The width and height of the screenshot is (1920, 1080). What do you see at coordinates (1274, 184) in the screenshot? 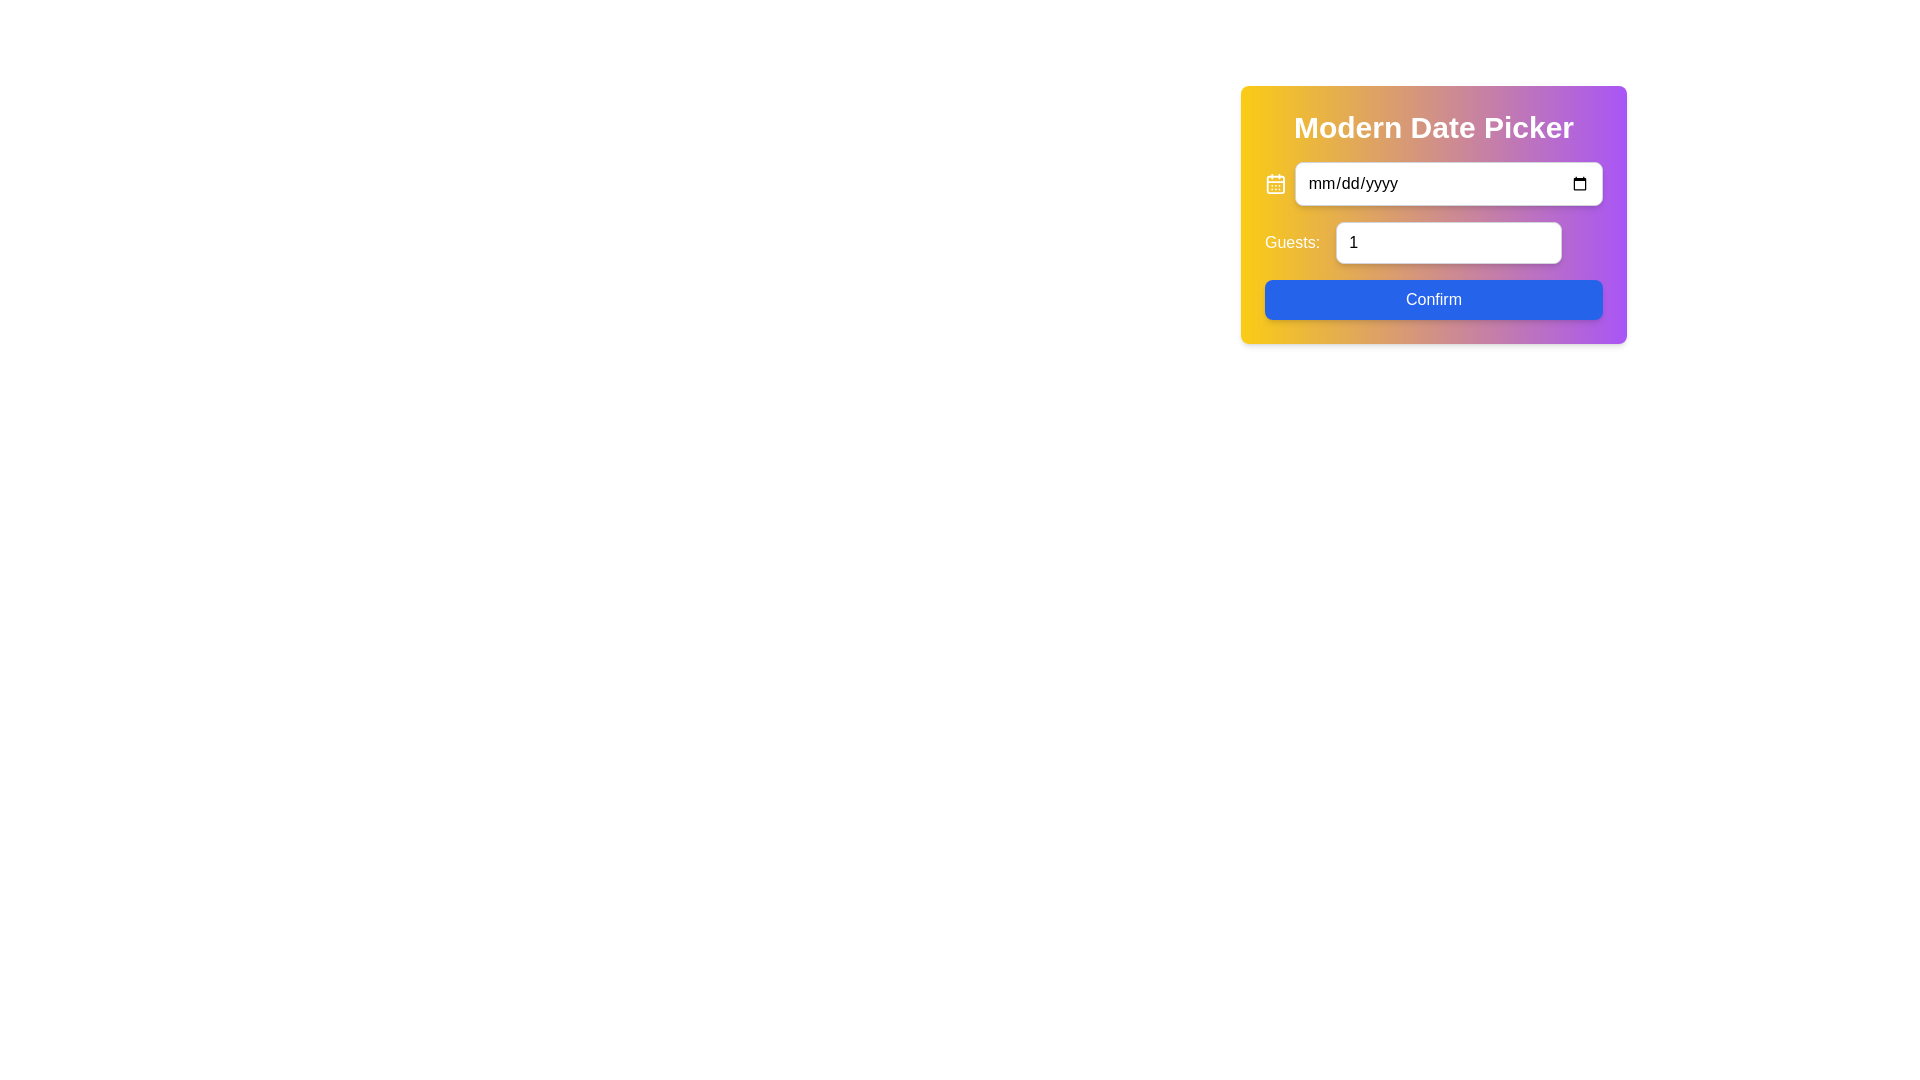
I see `the date selection icon located on the left side of the 'mm/dd/yyyy' input field` at bounding box center [1274, 184].